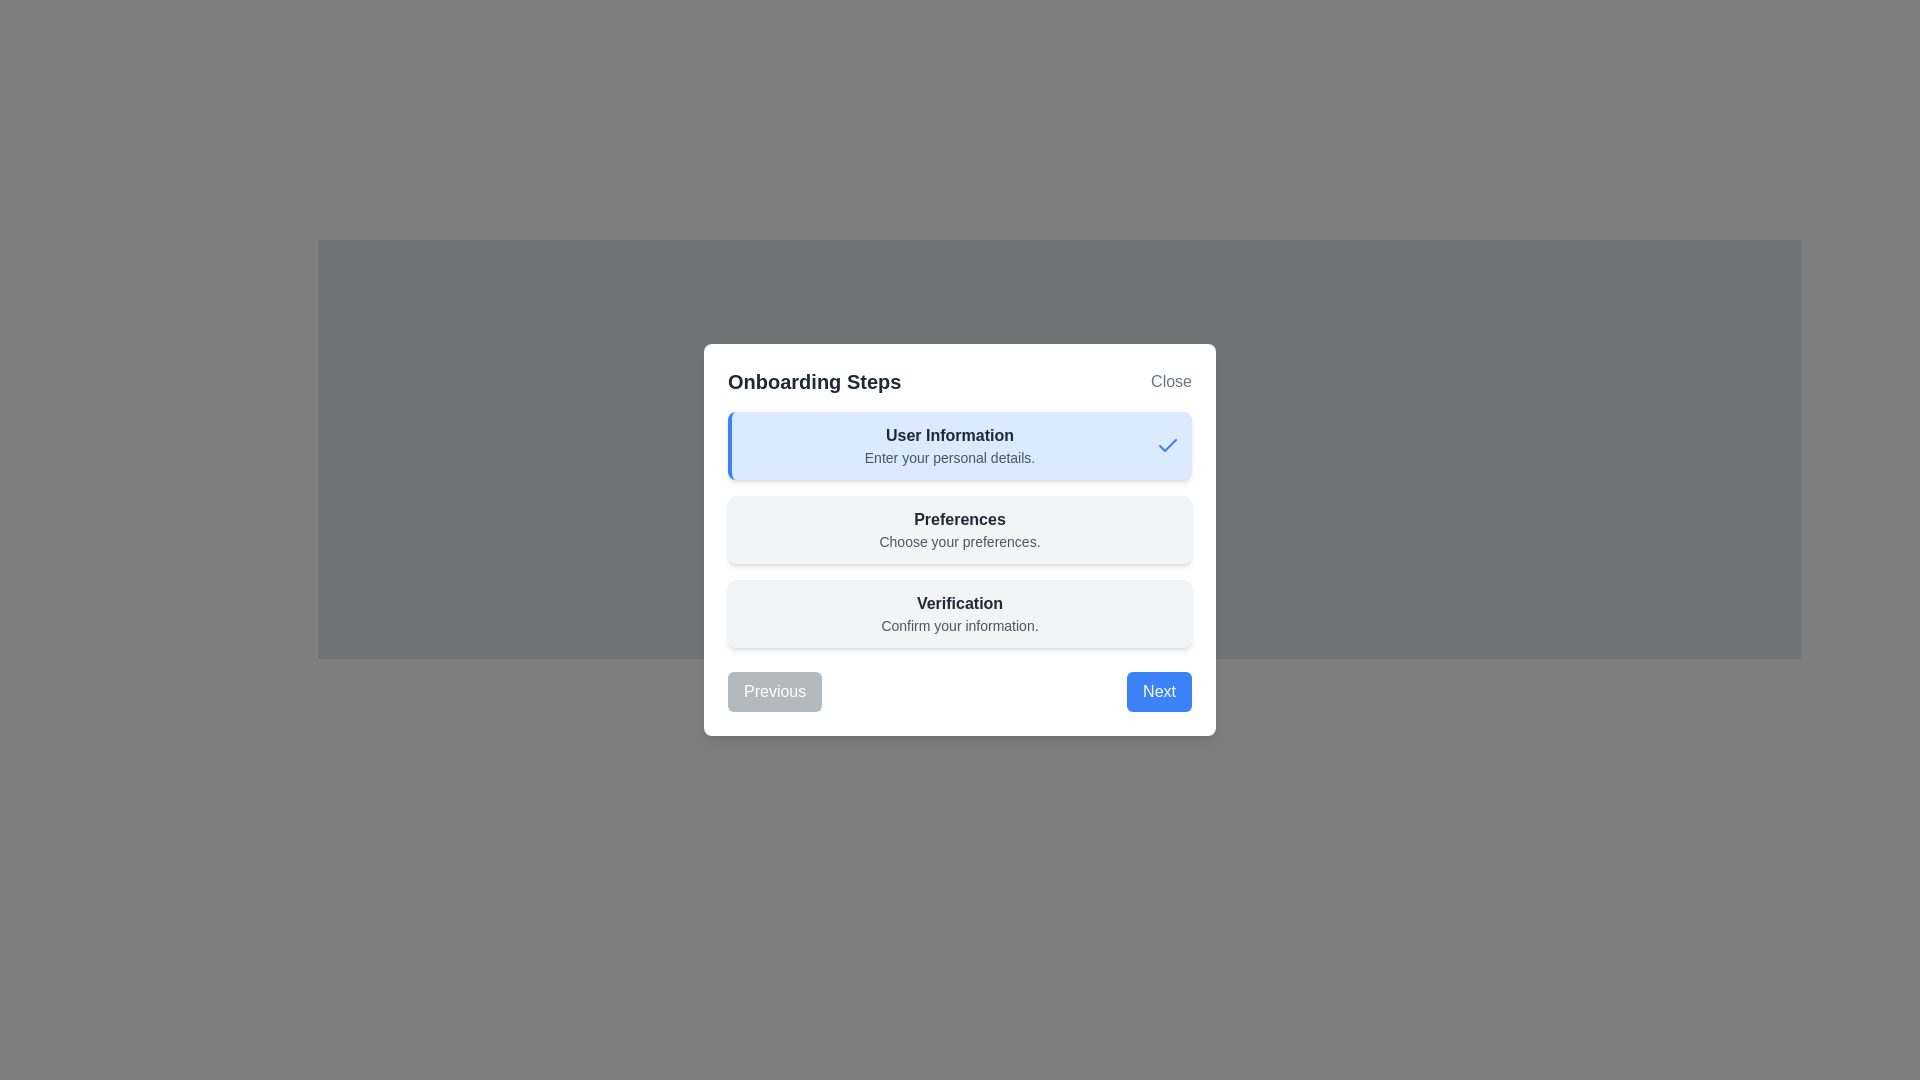 The image size is (1920, 1080). Describe the element at coordinates (1159, 690) in the screenshot. I see `the button located at the bottom-right corner of the modal` at that location.